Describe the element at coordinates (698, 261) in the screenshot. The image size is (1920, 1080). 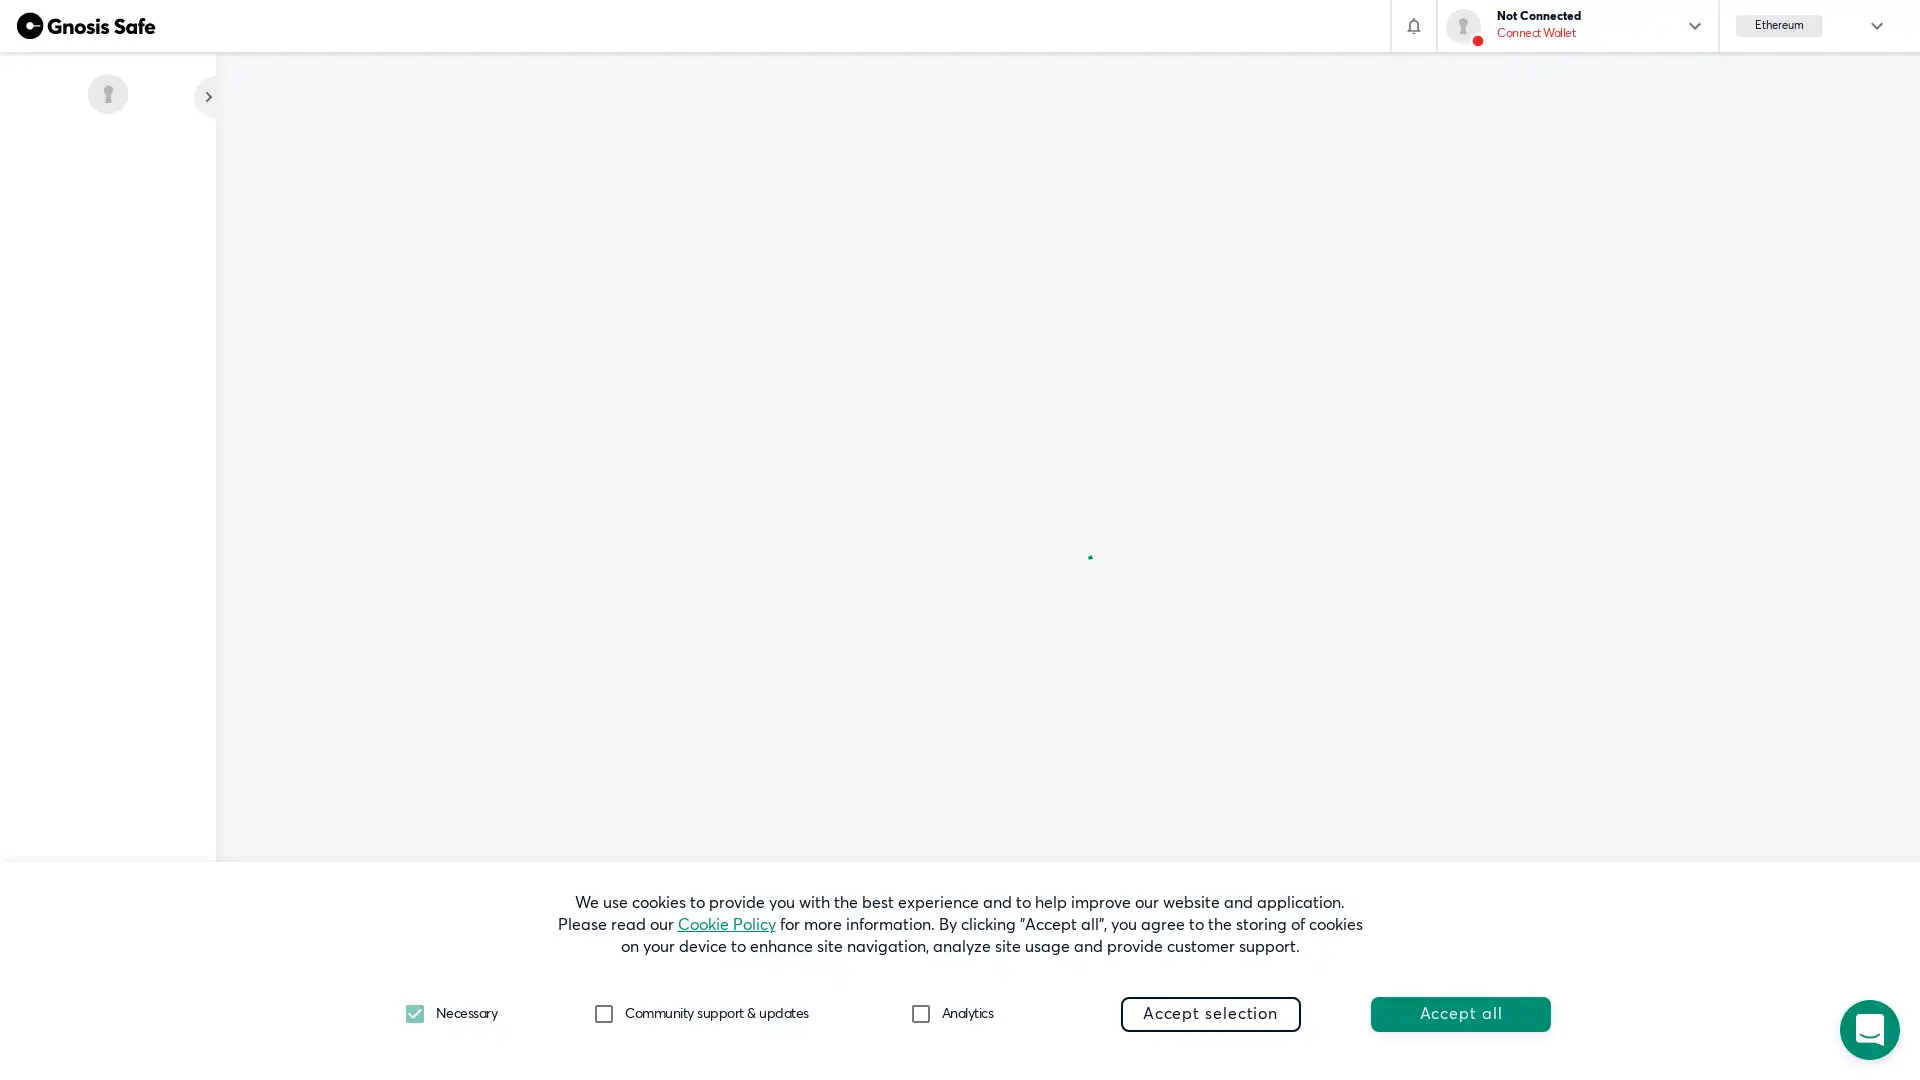
I see `Switch Network` at that location.